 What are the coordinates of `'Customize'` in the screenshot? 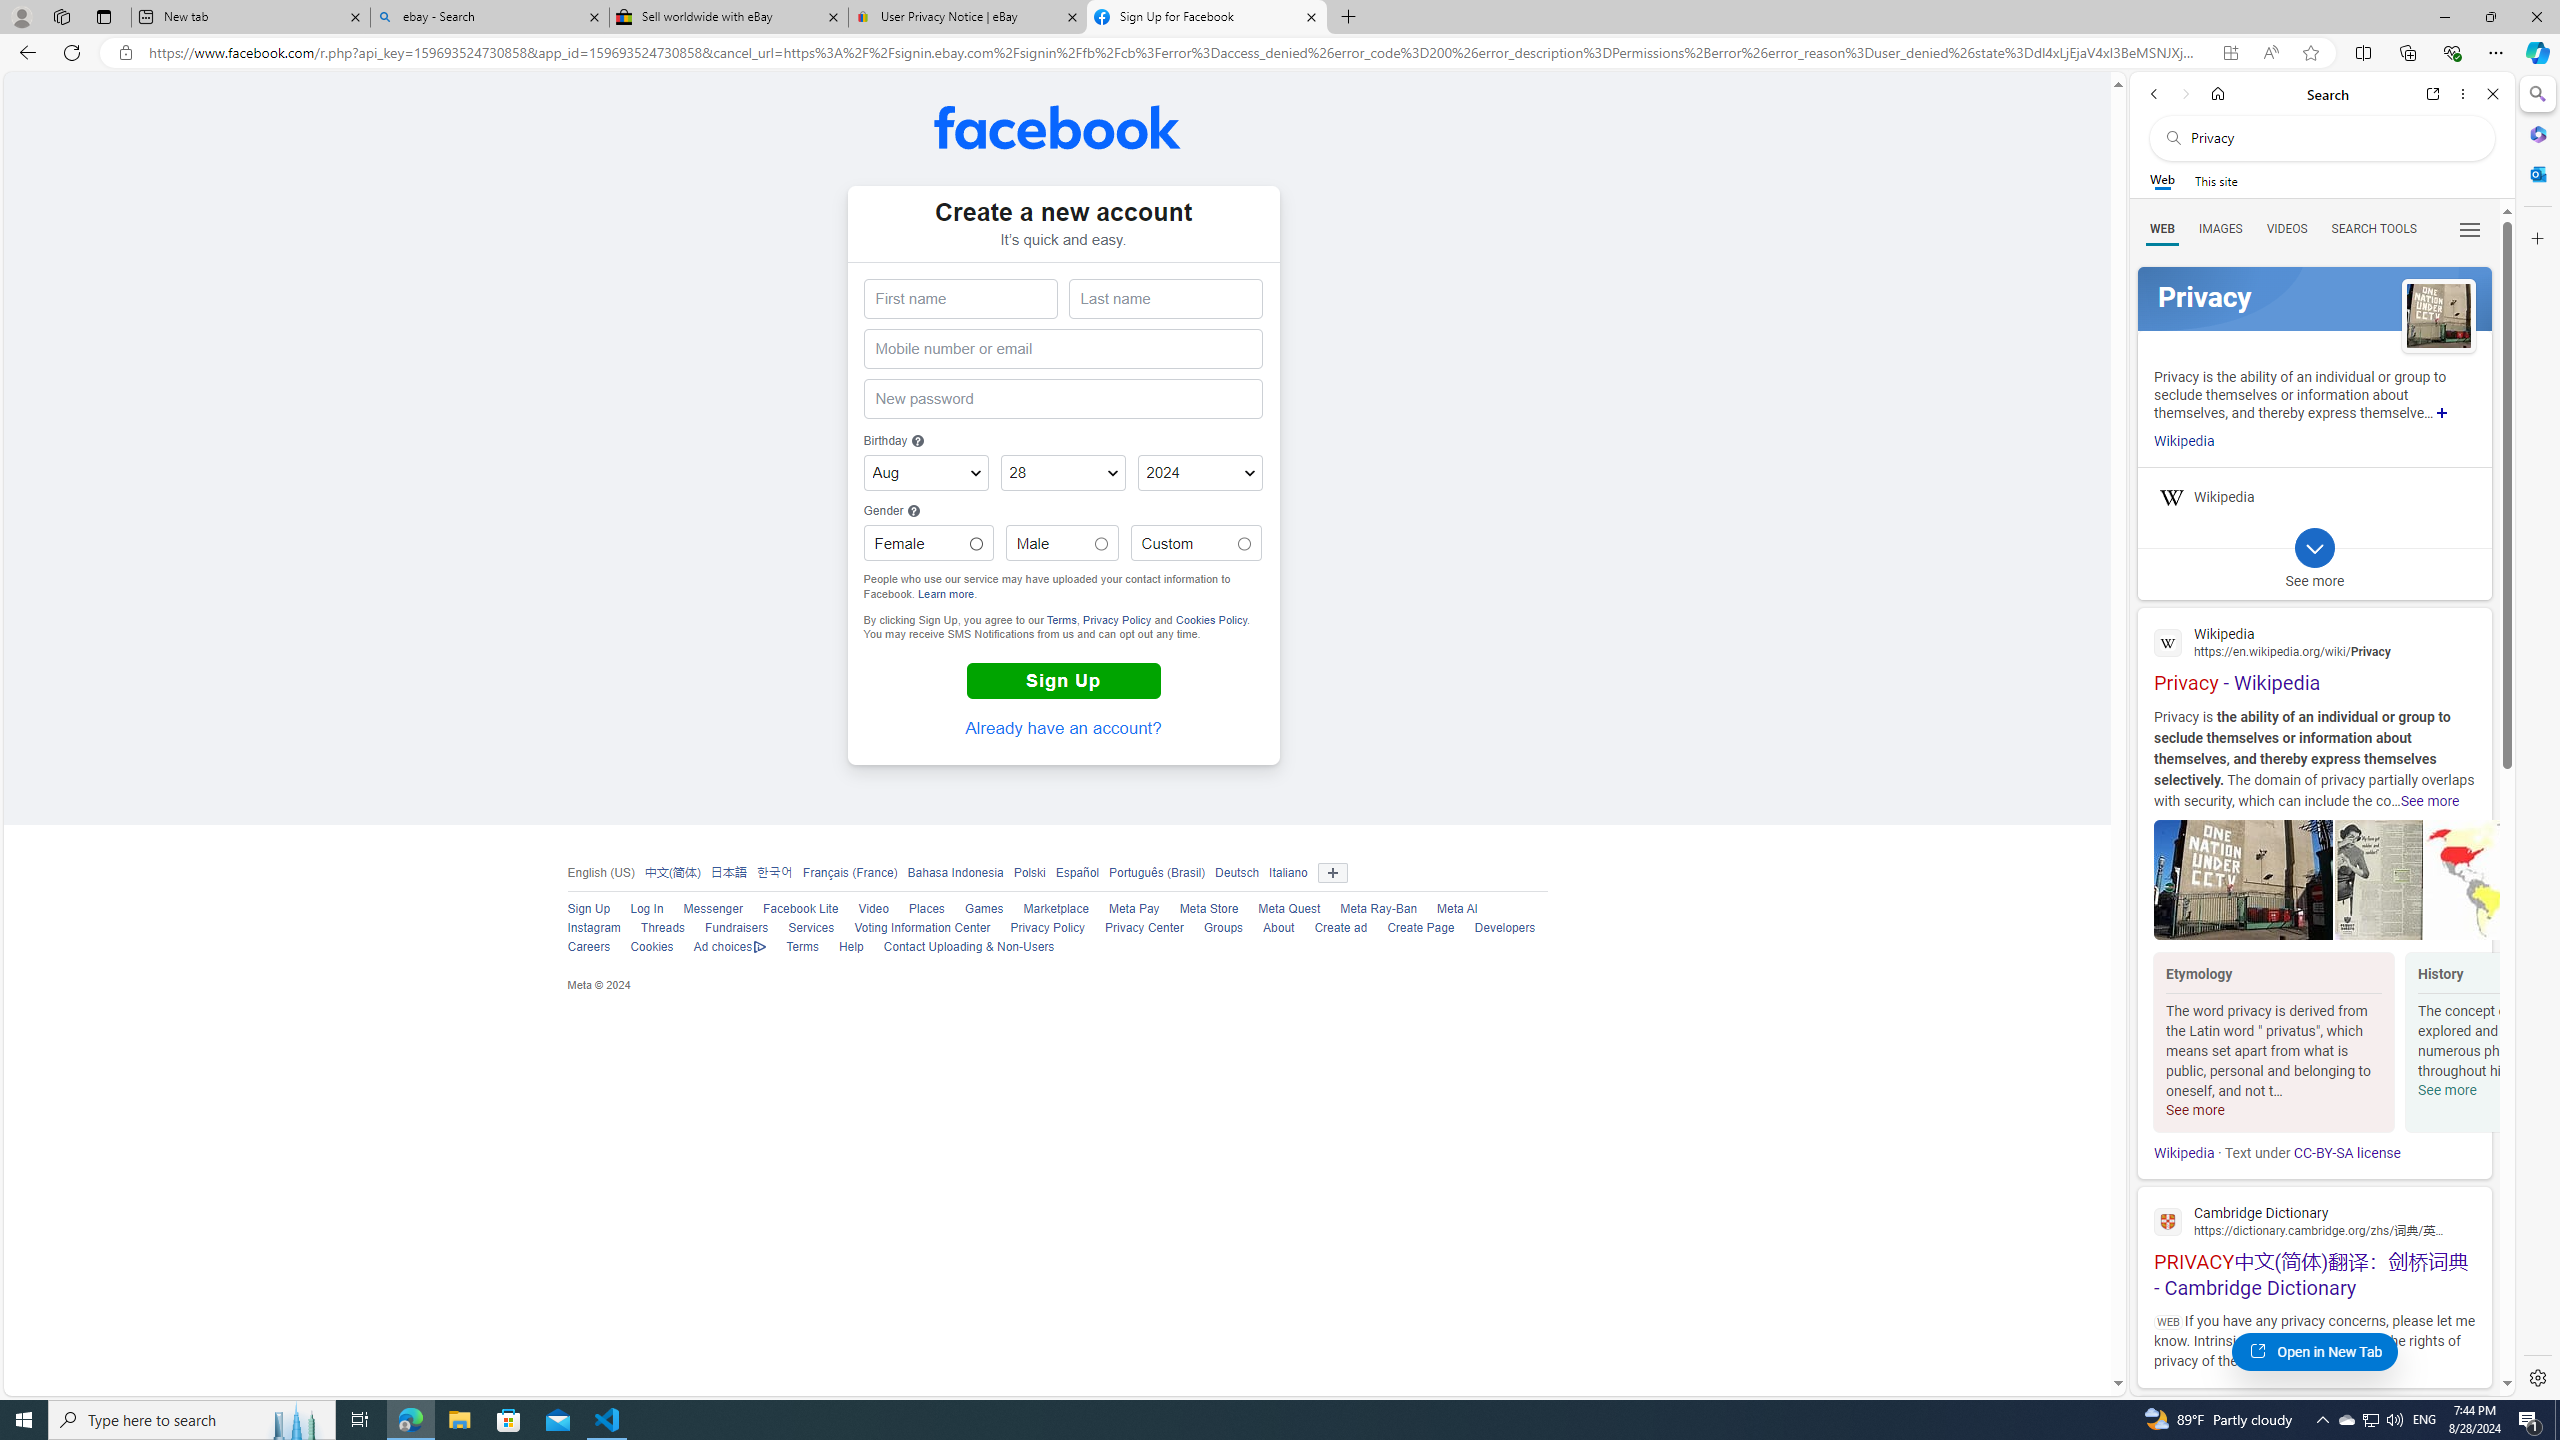 It's located at (2535, 237).